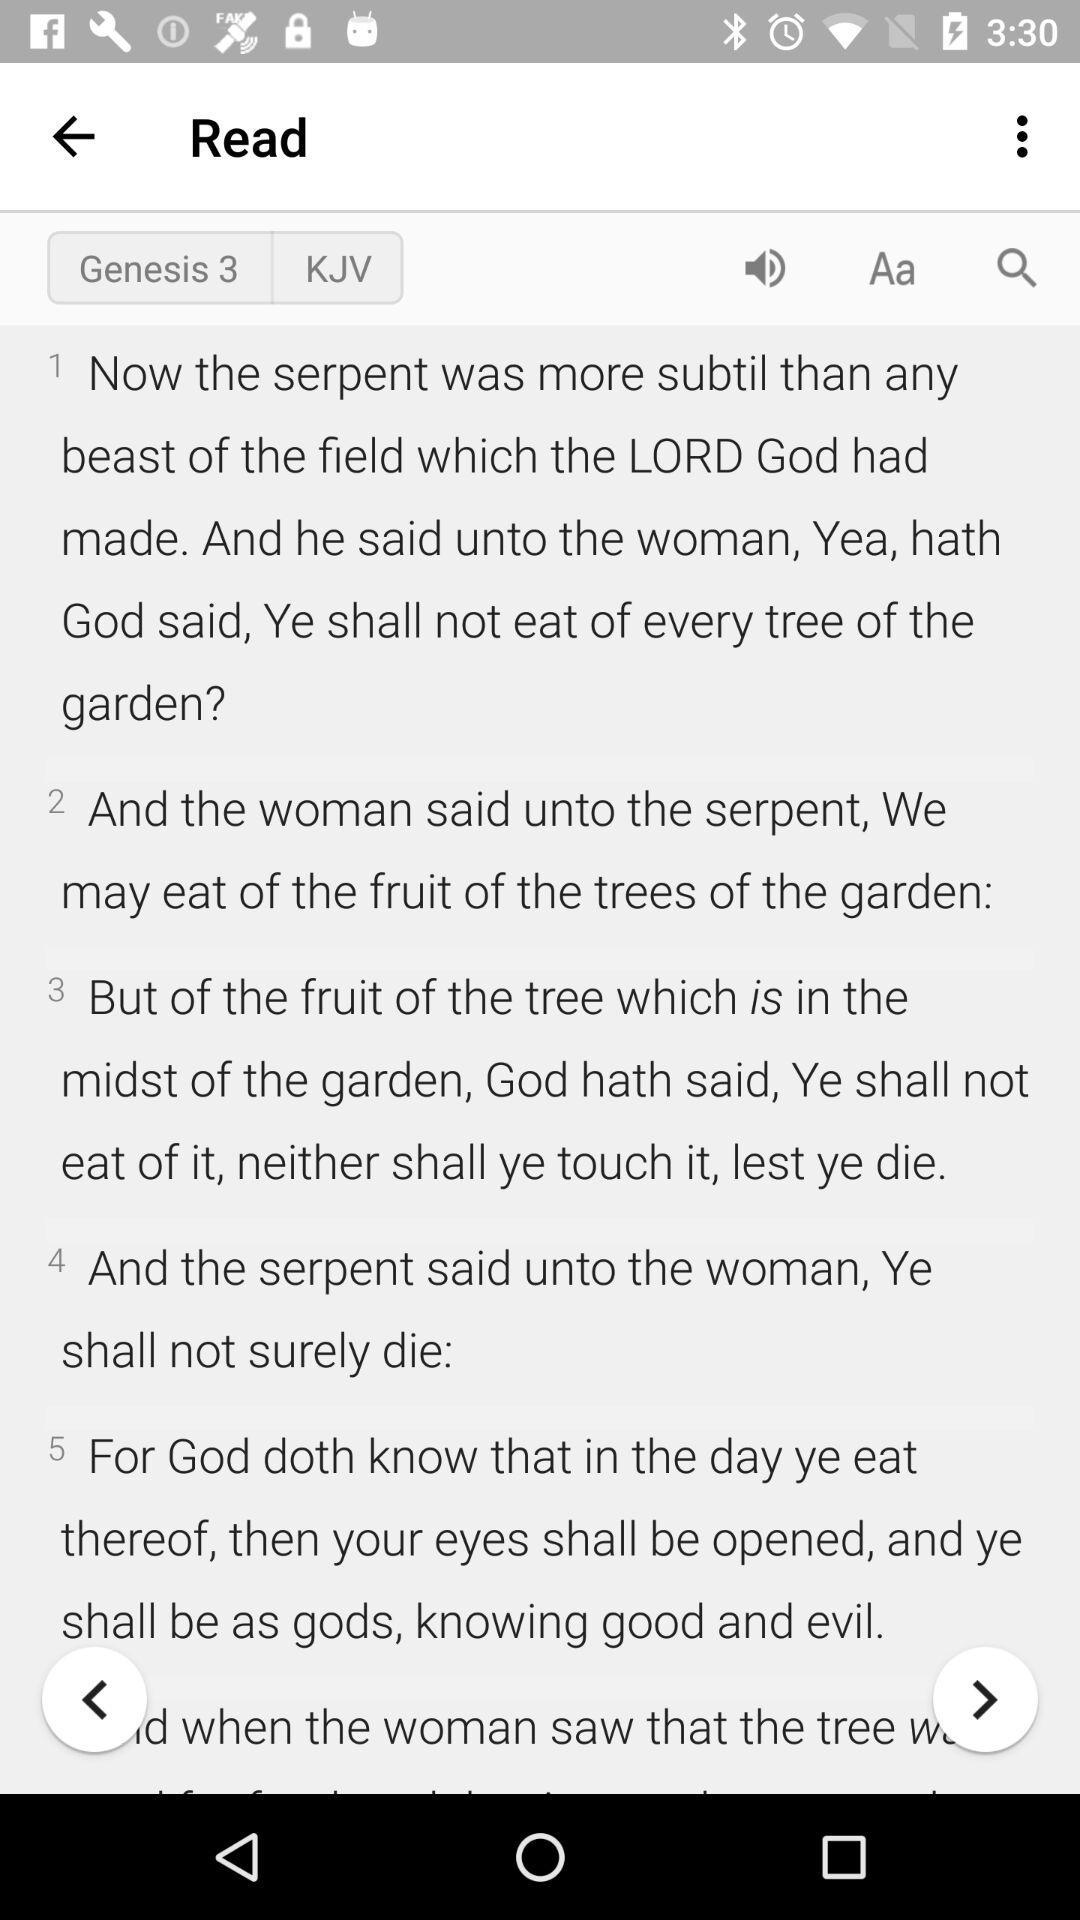 This screenshot has height=1920, width=1080. Describe the element at coordinates (157, 266) in the screenshot. I see `genesis 3 item` at that location.